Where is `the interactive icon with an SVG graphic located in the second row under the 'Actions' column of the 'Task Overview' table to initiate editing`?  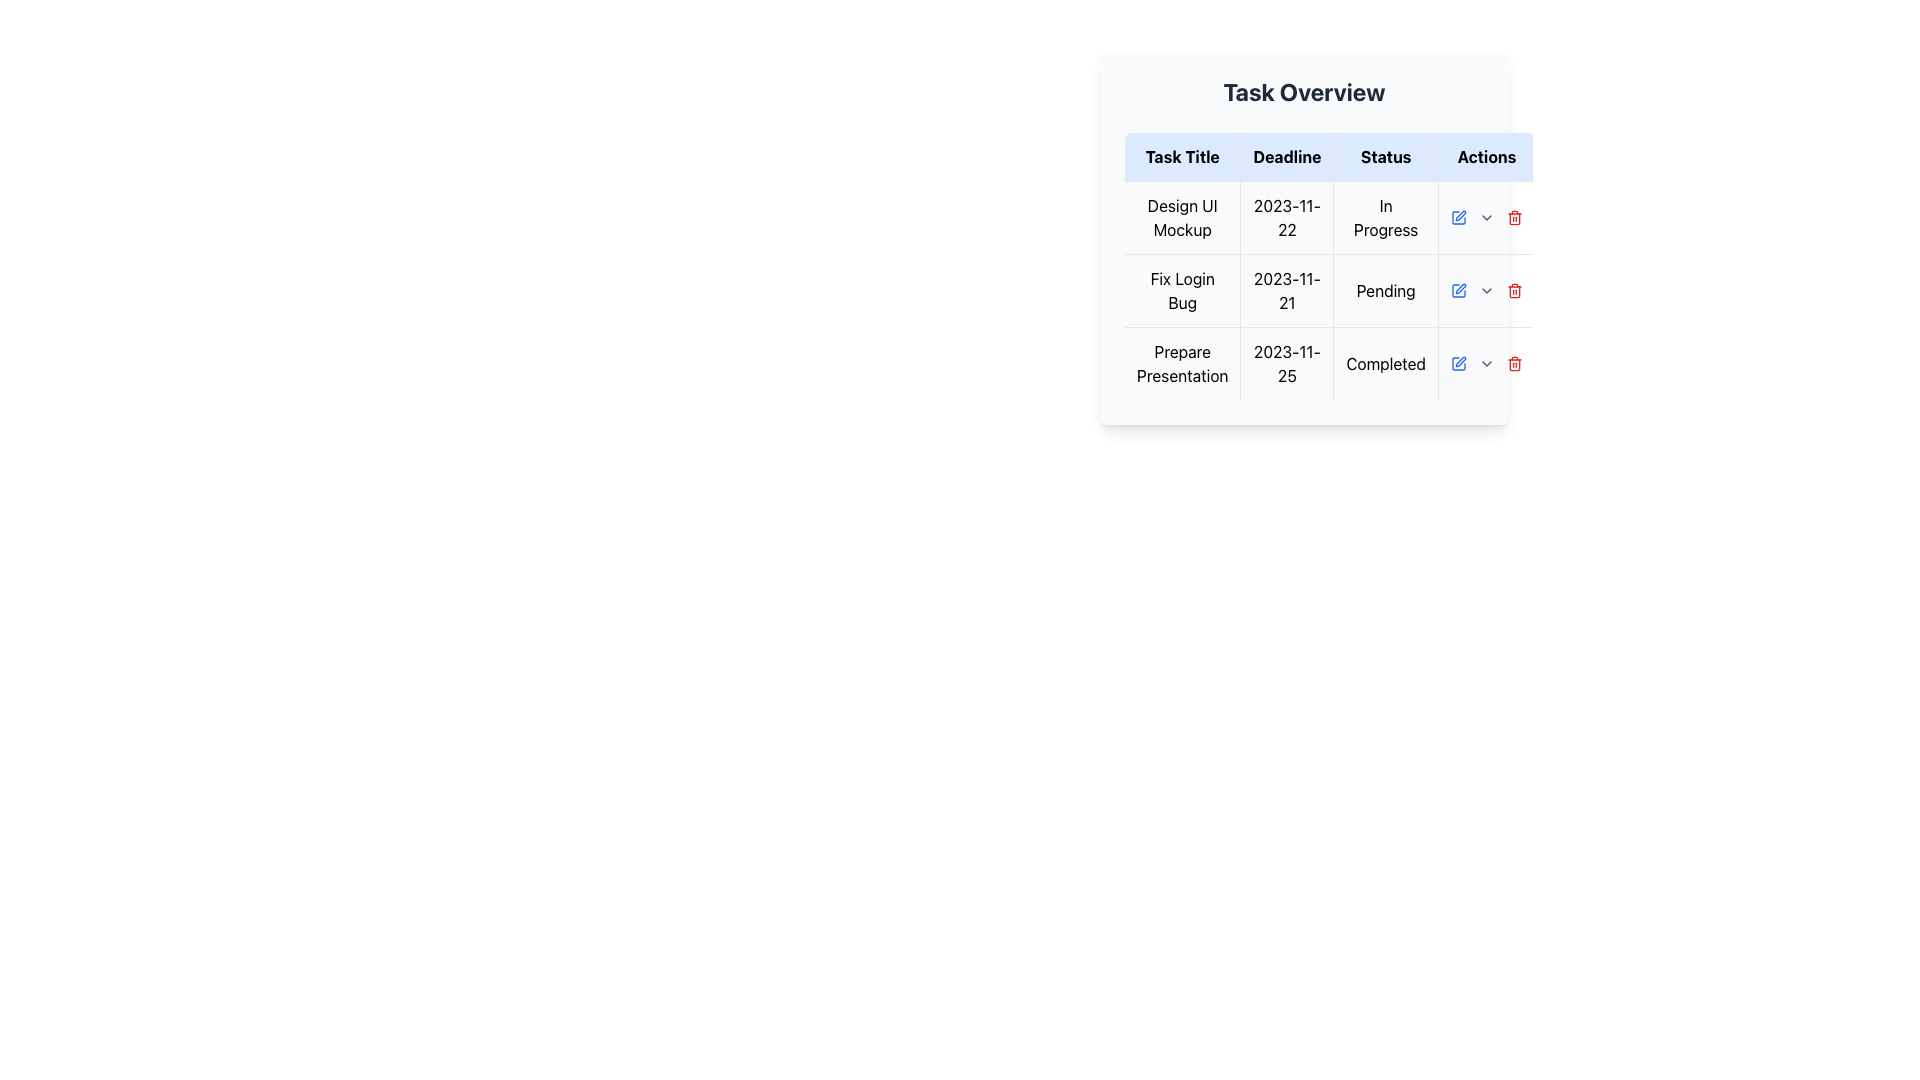
the interactive icon with an SVG graphic located in the second row under the 'Actions' column of the 'Task Overview' table to initiate editing is located at coordinates (1459, 290).